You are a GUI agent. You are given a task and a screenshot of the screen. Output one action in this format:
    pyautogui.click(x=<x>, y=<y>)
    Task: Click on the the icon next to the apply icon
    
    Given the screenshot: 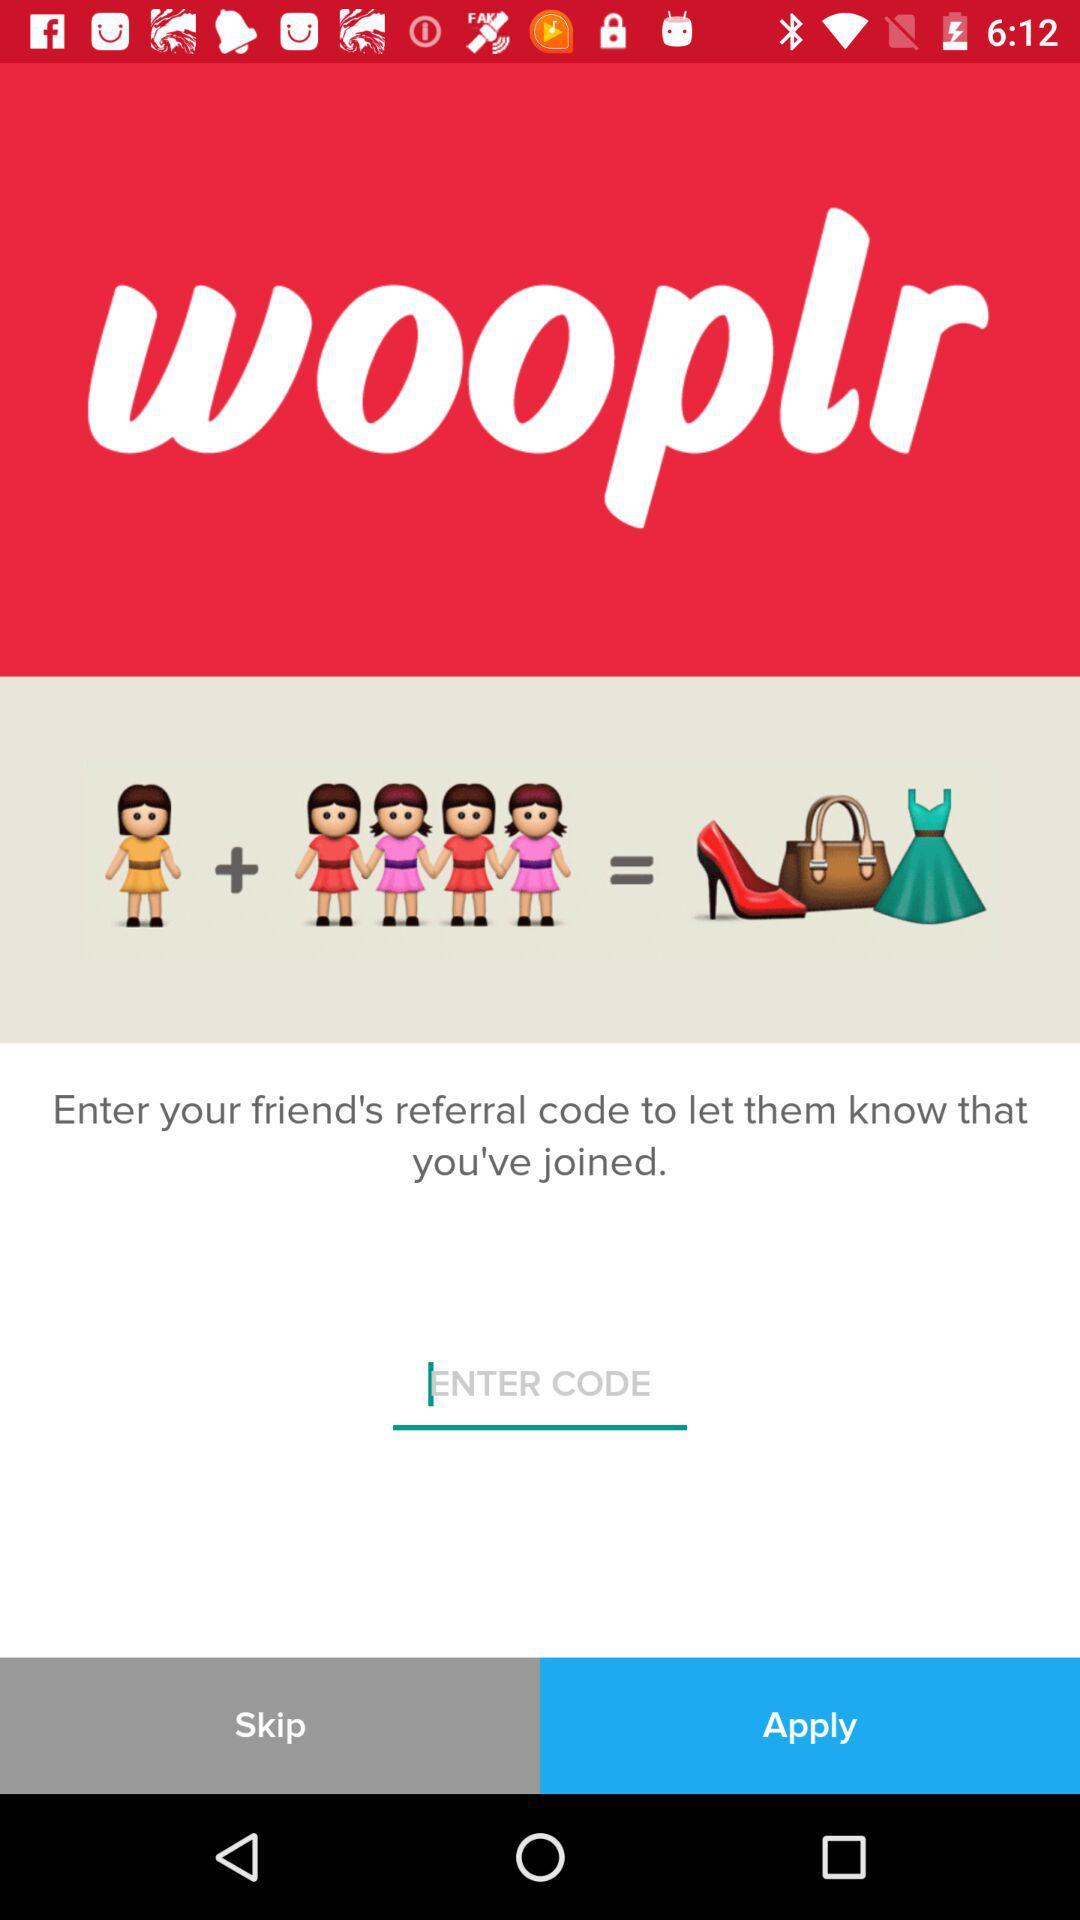 What is the action you would take?
    pyautogui.click(x=270, y=1724)
    